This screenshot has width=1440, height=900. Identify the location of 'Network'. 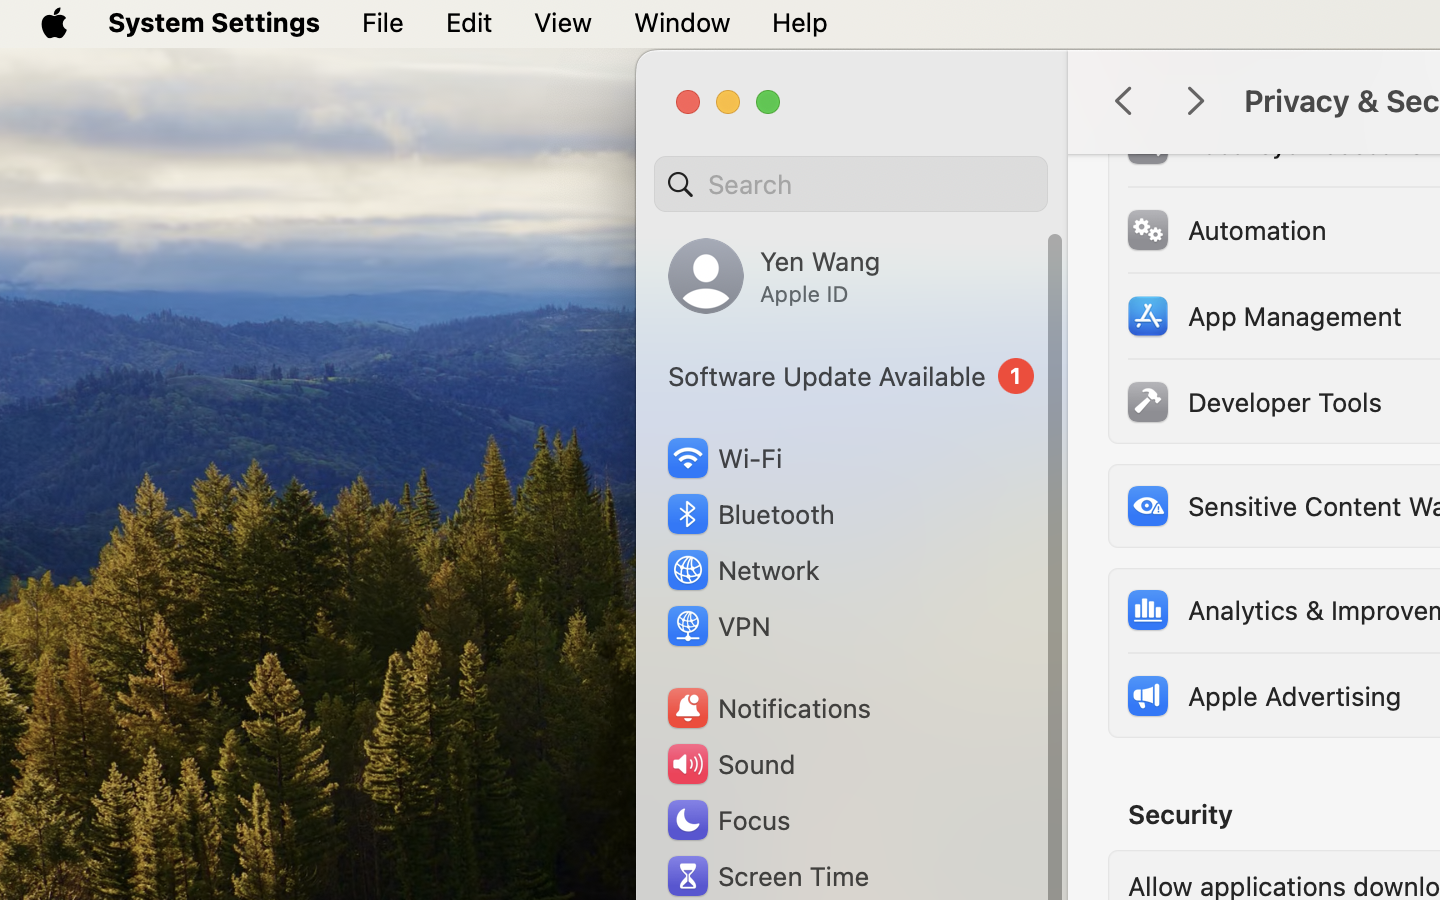
(741, 569).